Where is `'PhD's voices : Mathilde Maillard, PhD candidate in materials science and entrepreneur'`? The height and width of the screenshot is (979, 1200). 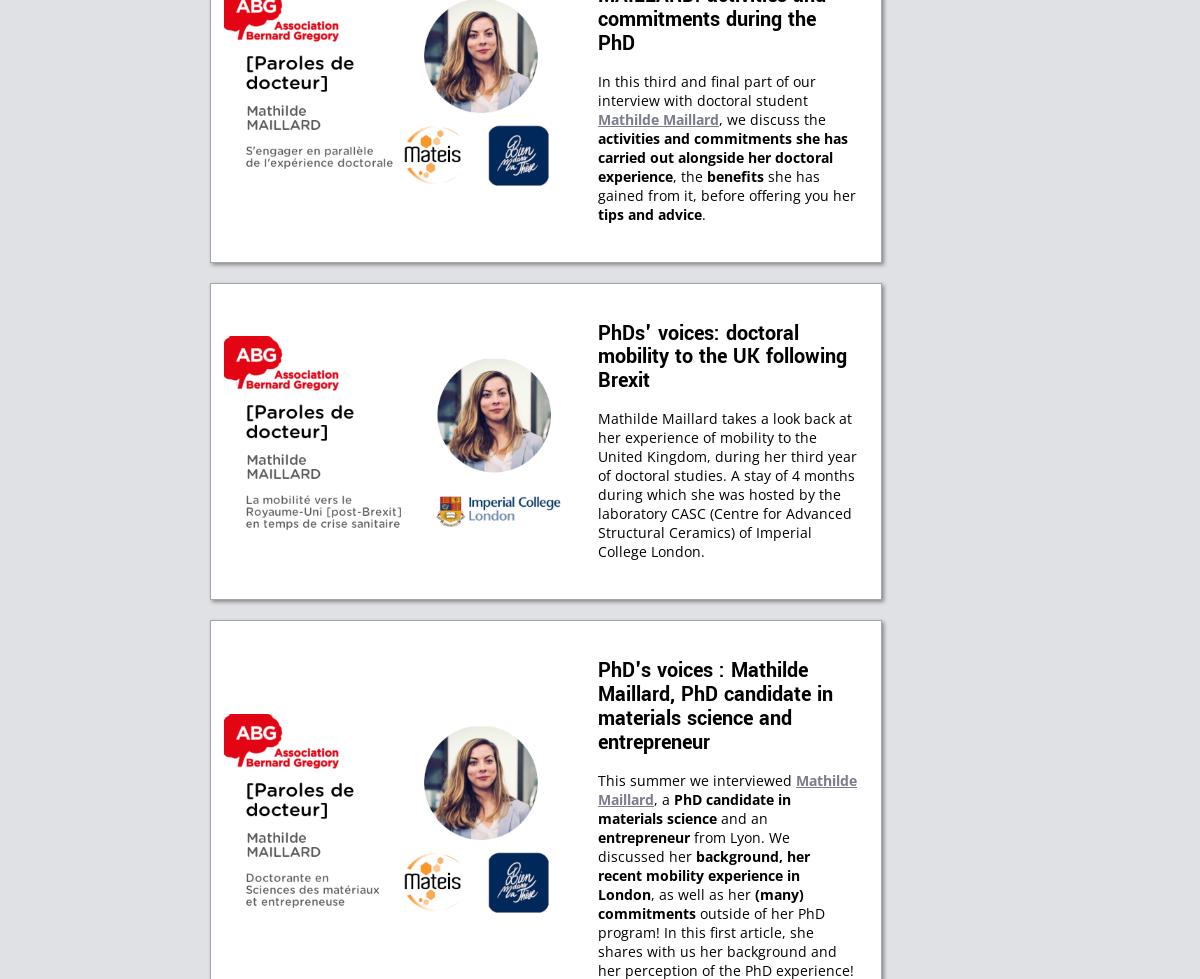
'PhD's voices : Mathilde Maillard, PhD candidate in materials science and entrepreneur' is located at coordinates (715, 705).